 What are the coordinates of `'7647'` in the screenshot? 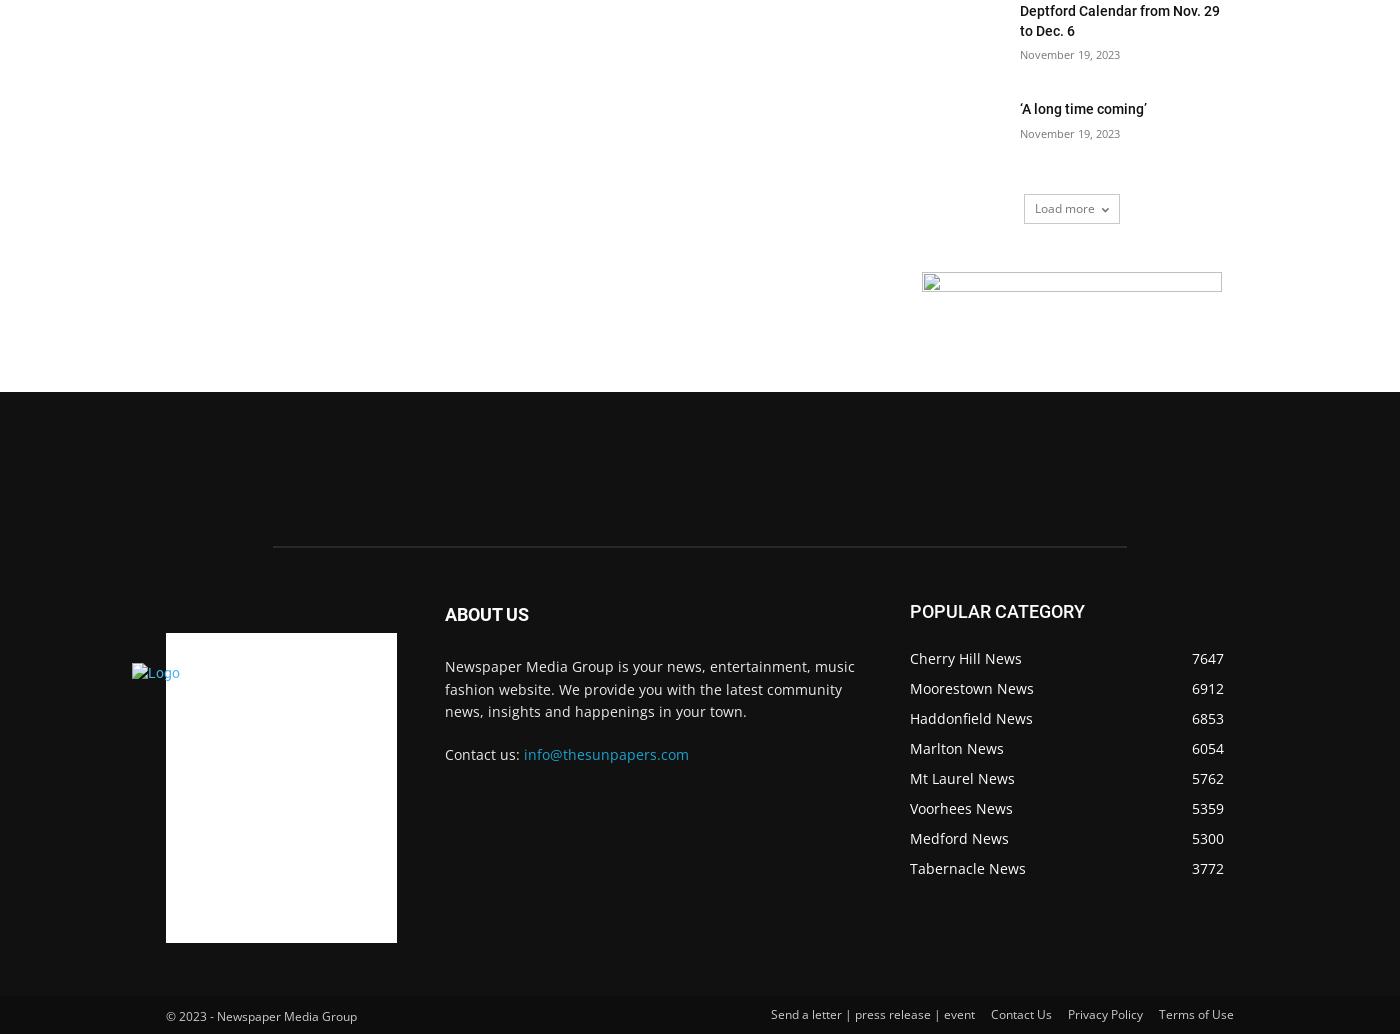 It's located at (1191, 658).